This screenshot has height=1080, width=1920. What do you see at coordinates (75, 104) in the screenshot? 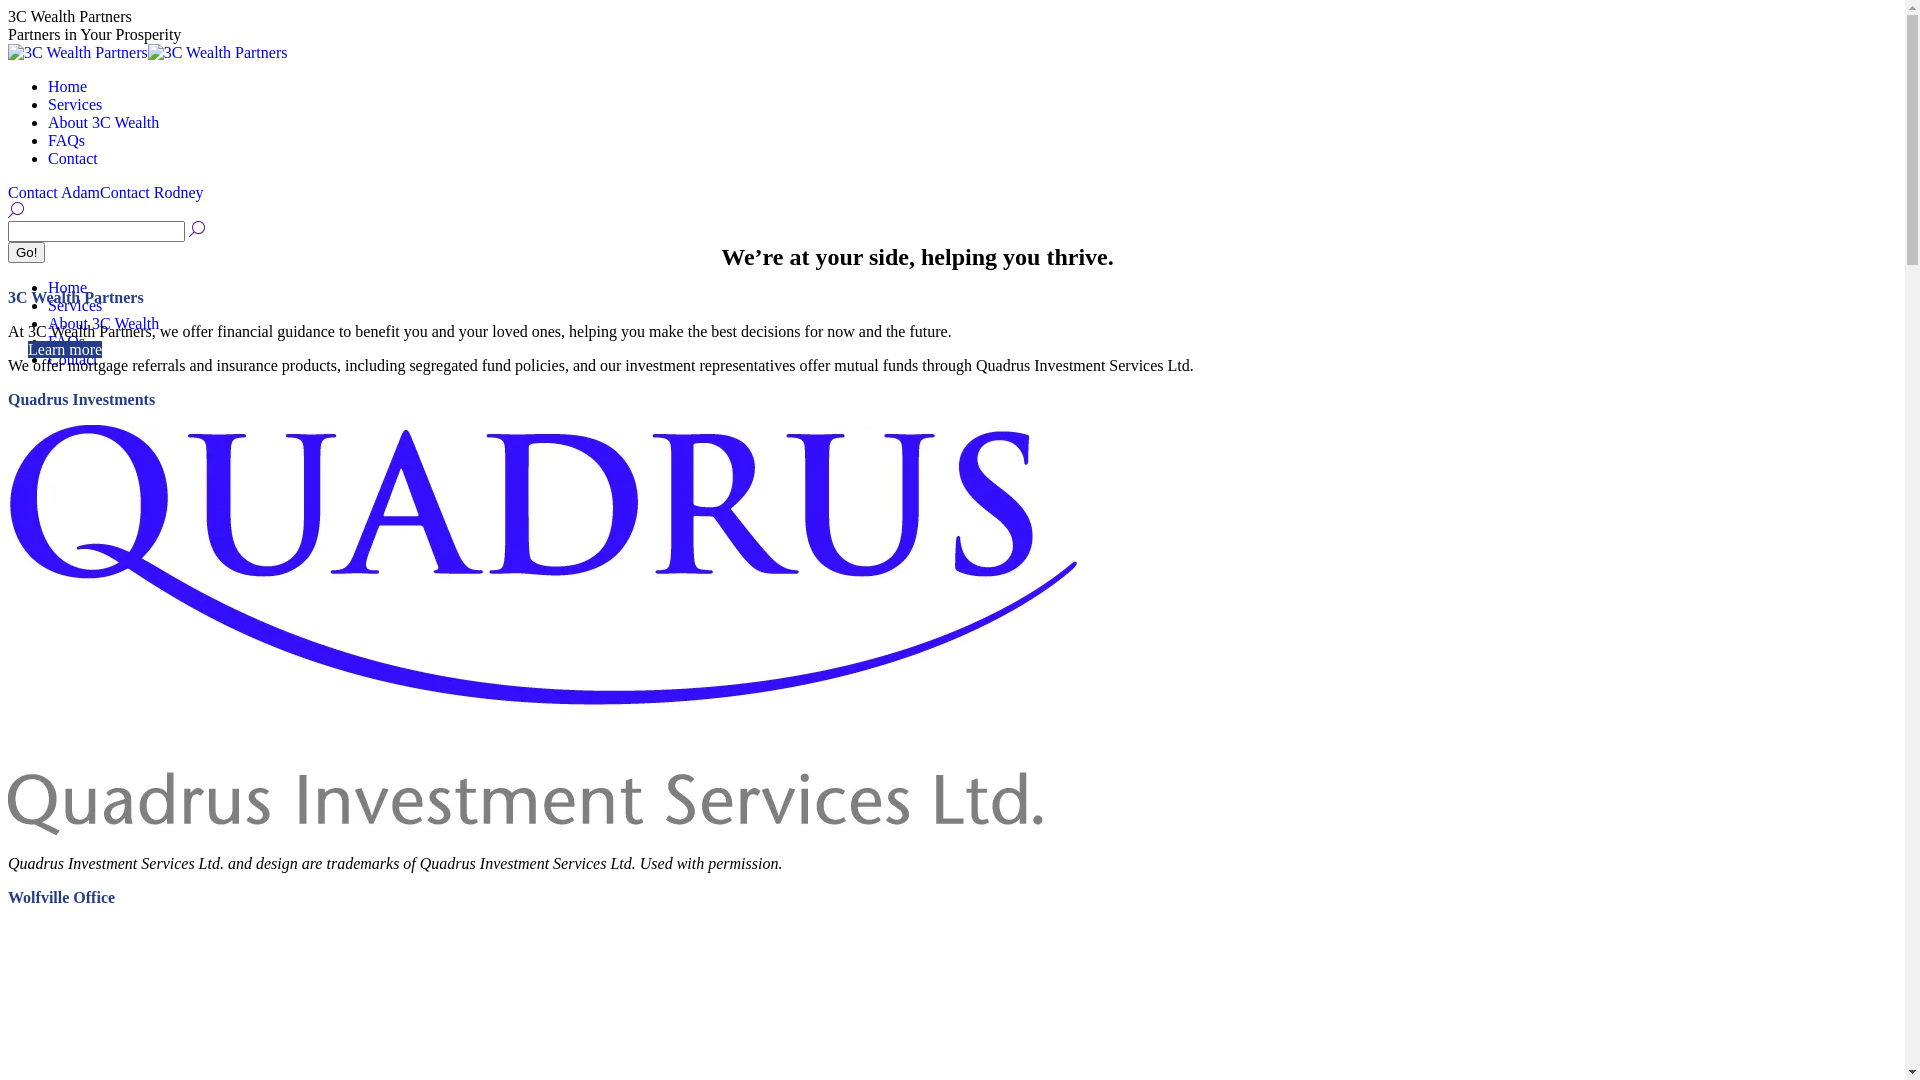
I see `'Services'` at bounding box center [75, 104].